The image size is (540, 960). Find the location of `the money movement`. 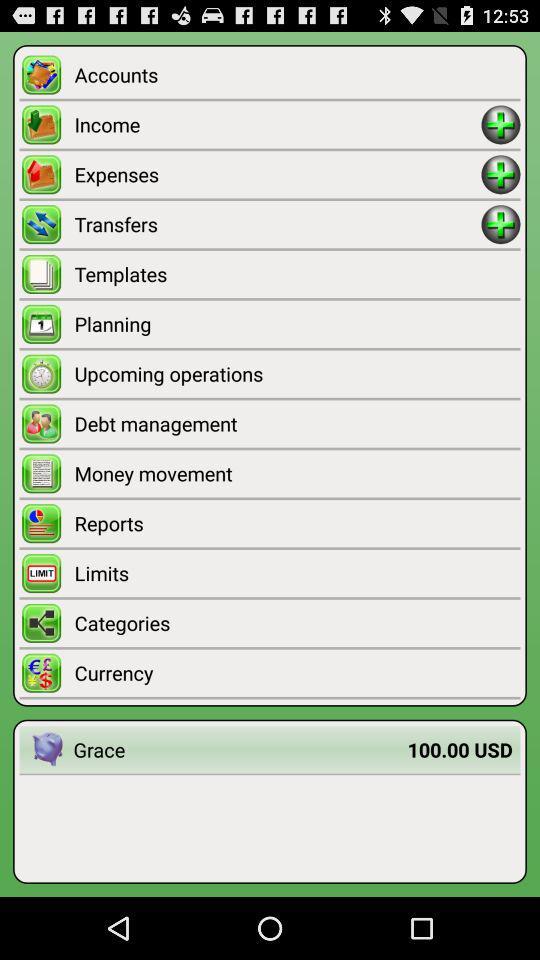

the money movement is located at coordinates (296, 473).